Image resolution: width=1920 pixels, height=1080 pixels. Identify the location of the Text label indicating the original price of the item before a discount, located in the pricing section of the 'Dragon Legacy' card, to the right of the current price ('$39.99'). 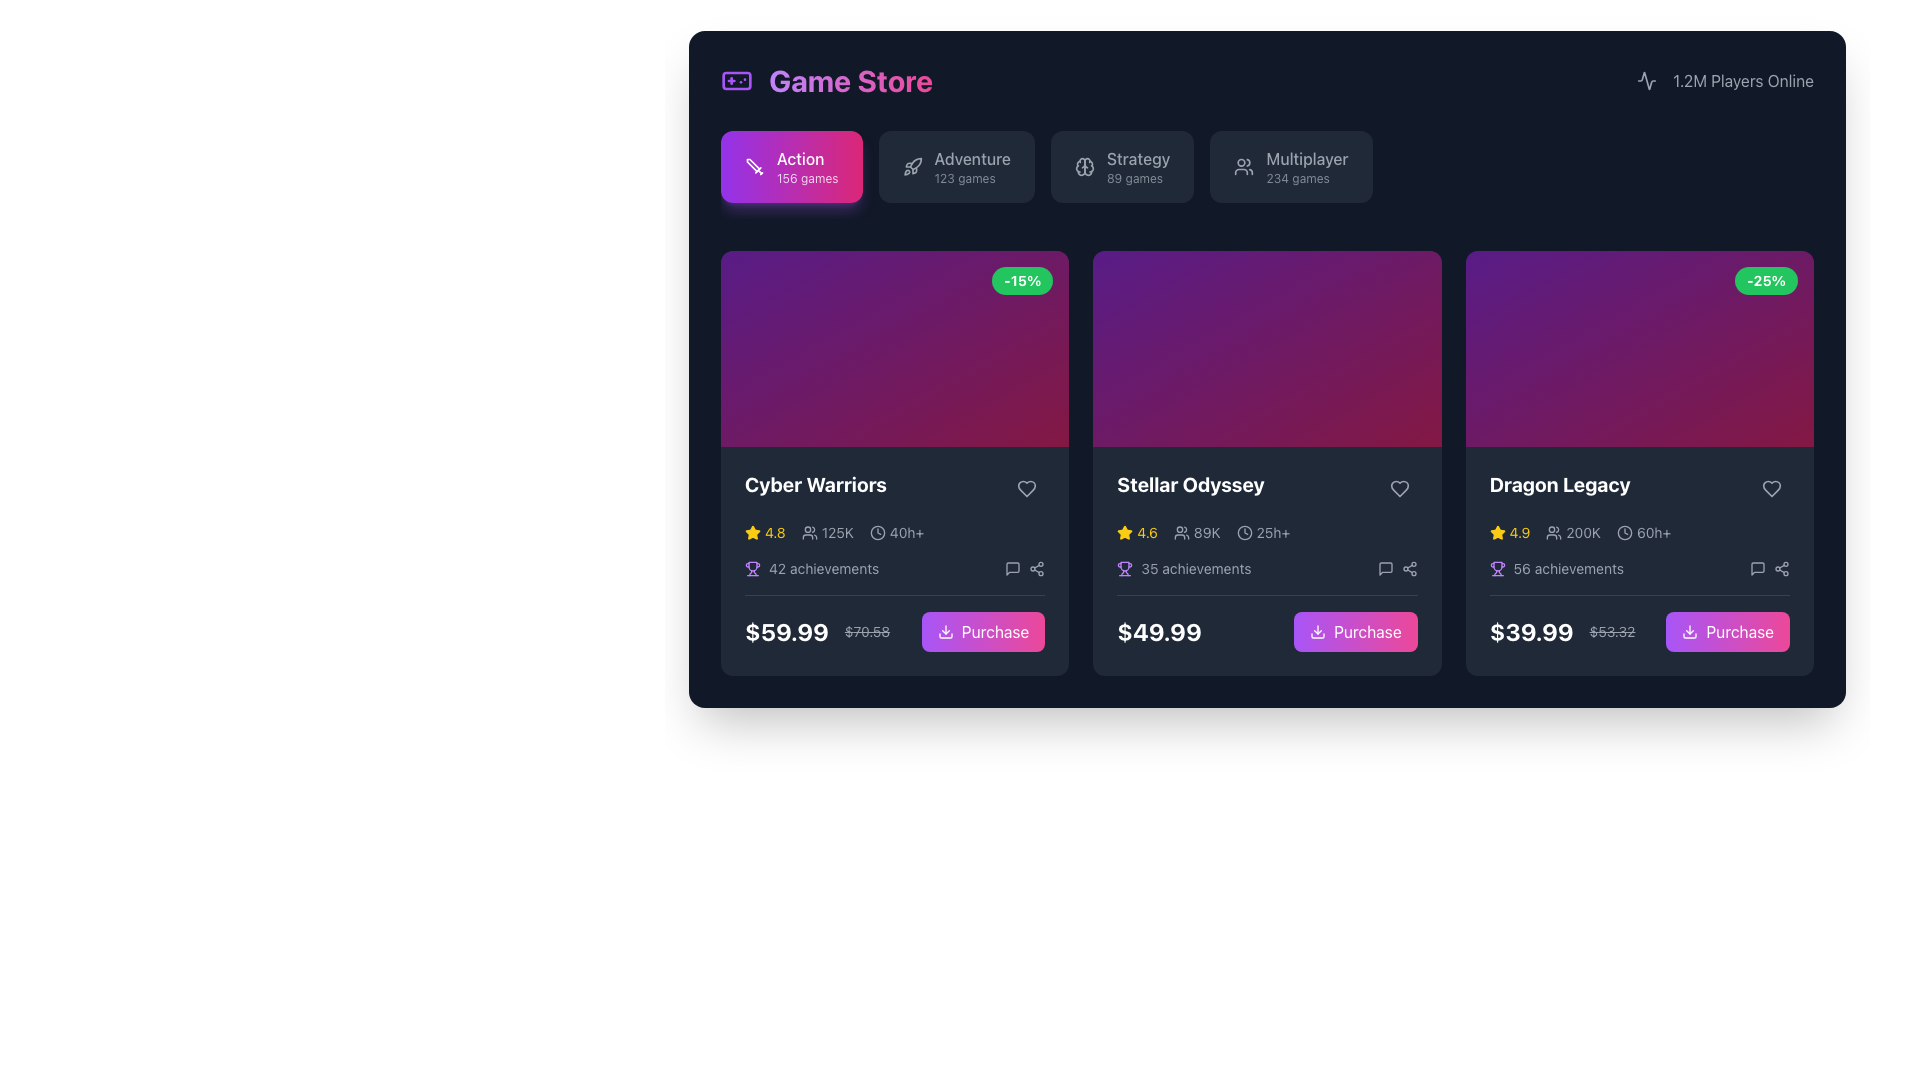
(1612, 631).